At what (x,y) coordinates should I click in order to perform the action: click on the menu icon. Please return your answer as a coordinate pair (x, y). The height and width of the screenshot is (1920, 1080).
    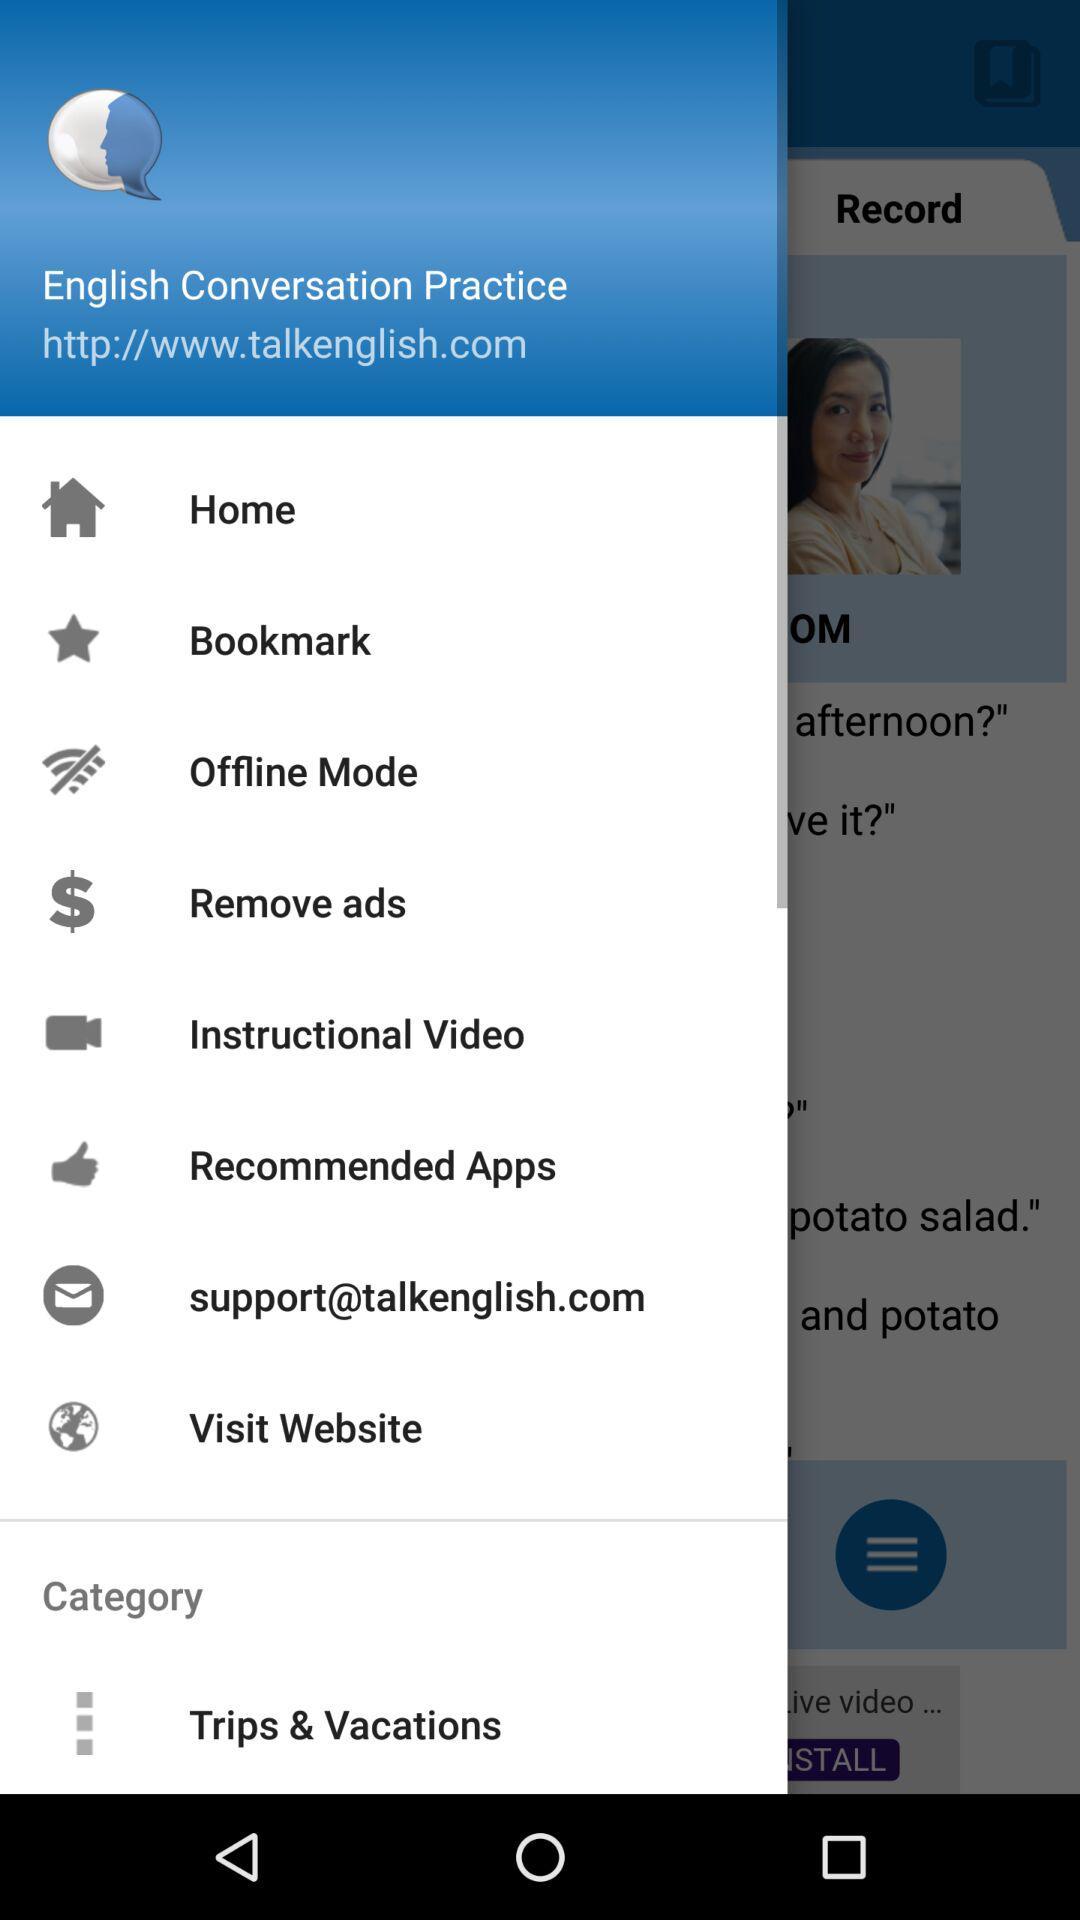
    Looking at the image, I should click on (890, 1553).